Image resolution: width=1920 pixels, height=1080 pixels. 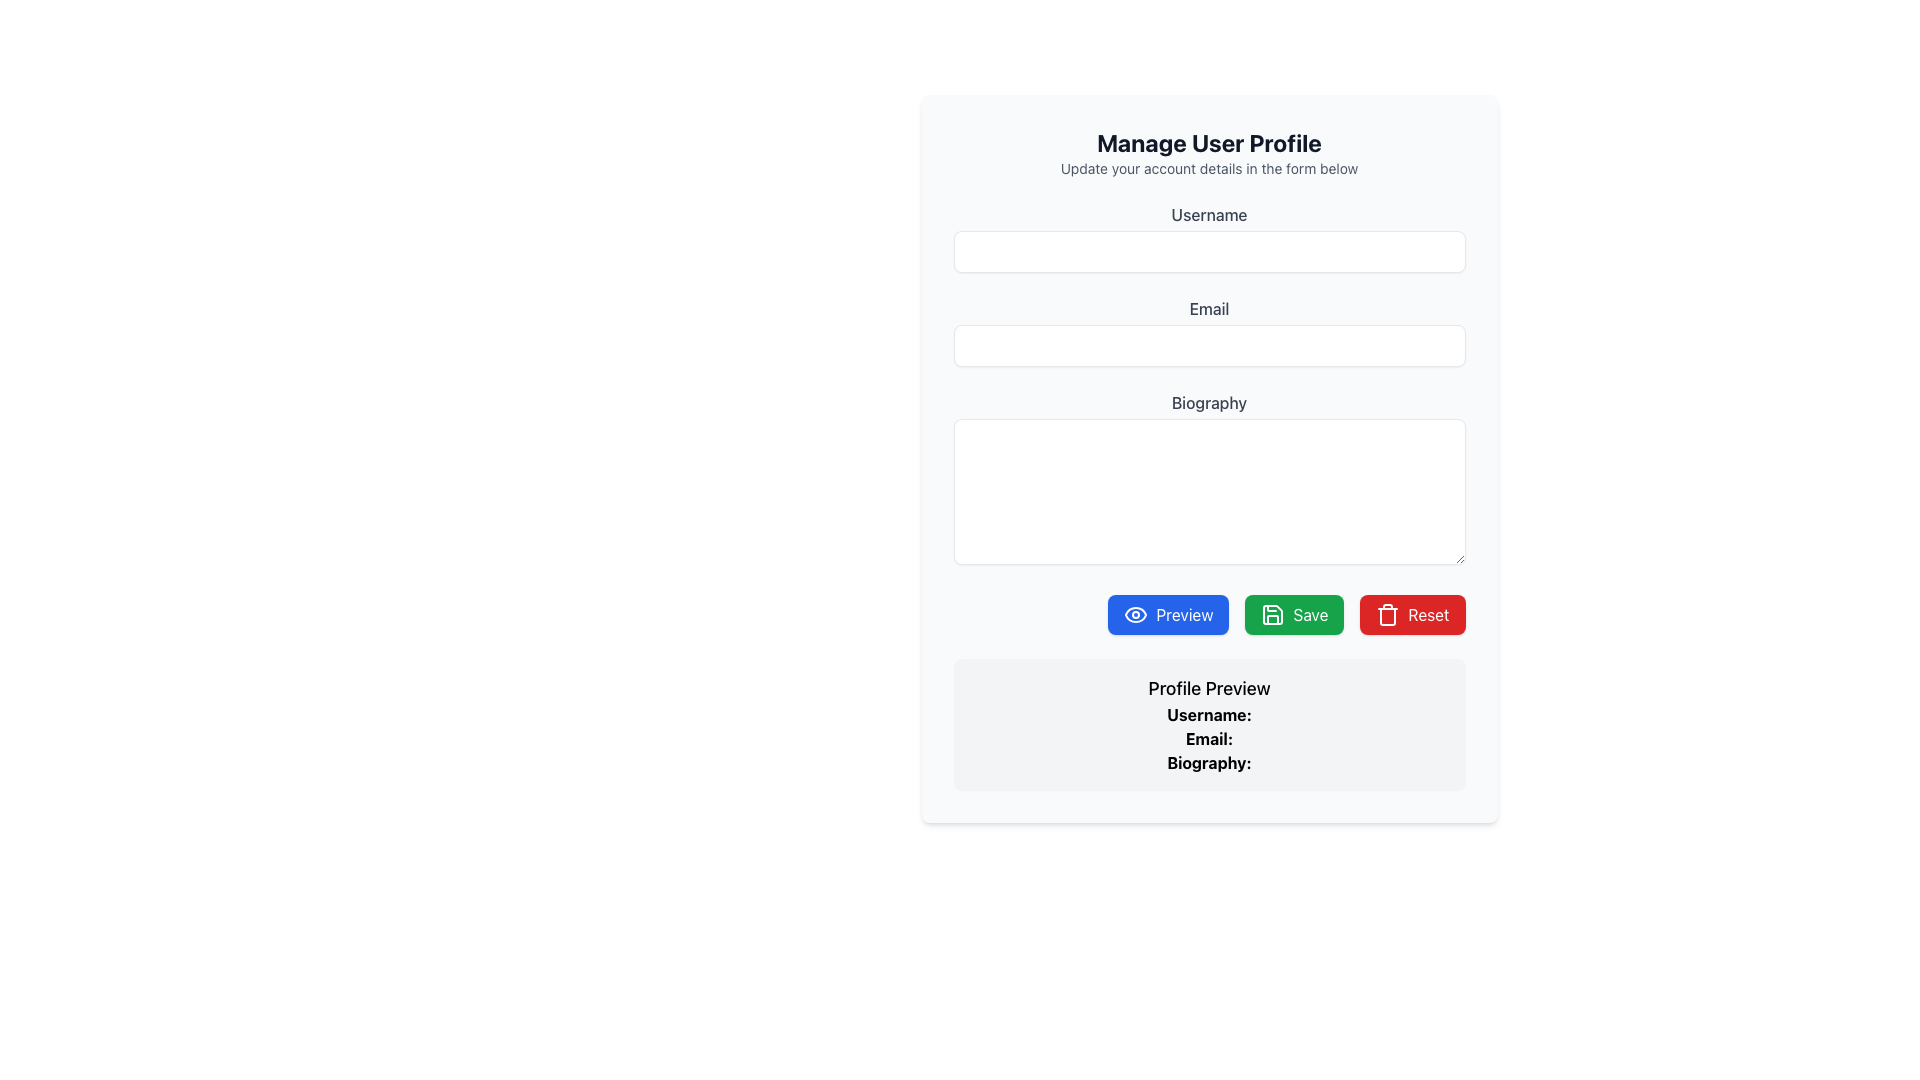 What do you see at coordinates (1208, 613) in the screenshot?
I see `the first button in the horizontal group located below the biography input field` at bounding box center [1208, 613].